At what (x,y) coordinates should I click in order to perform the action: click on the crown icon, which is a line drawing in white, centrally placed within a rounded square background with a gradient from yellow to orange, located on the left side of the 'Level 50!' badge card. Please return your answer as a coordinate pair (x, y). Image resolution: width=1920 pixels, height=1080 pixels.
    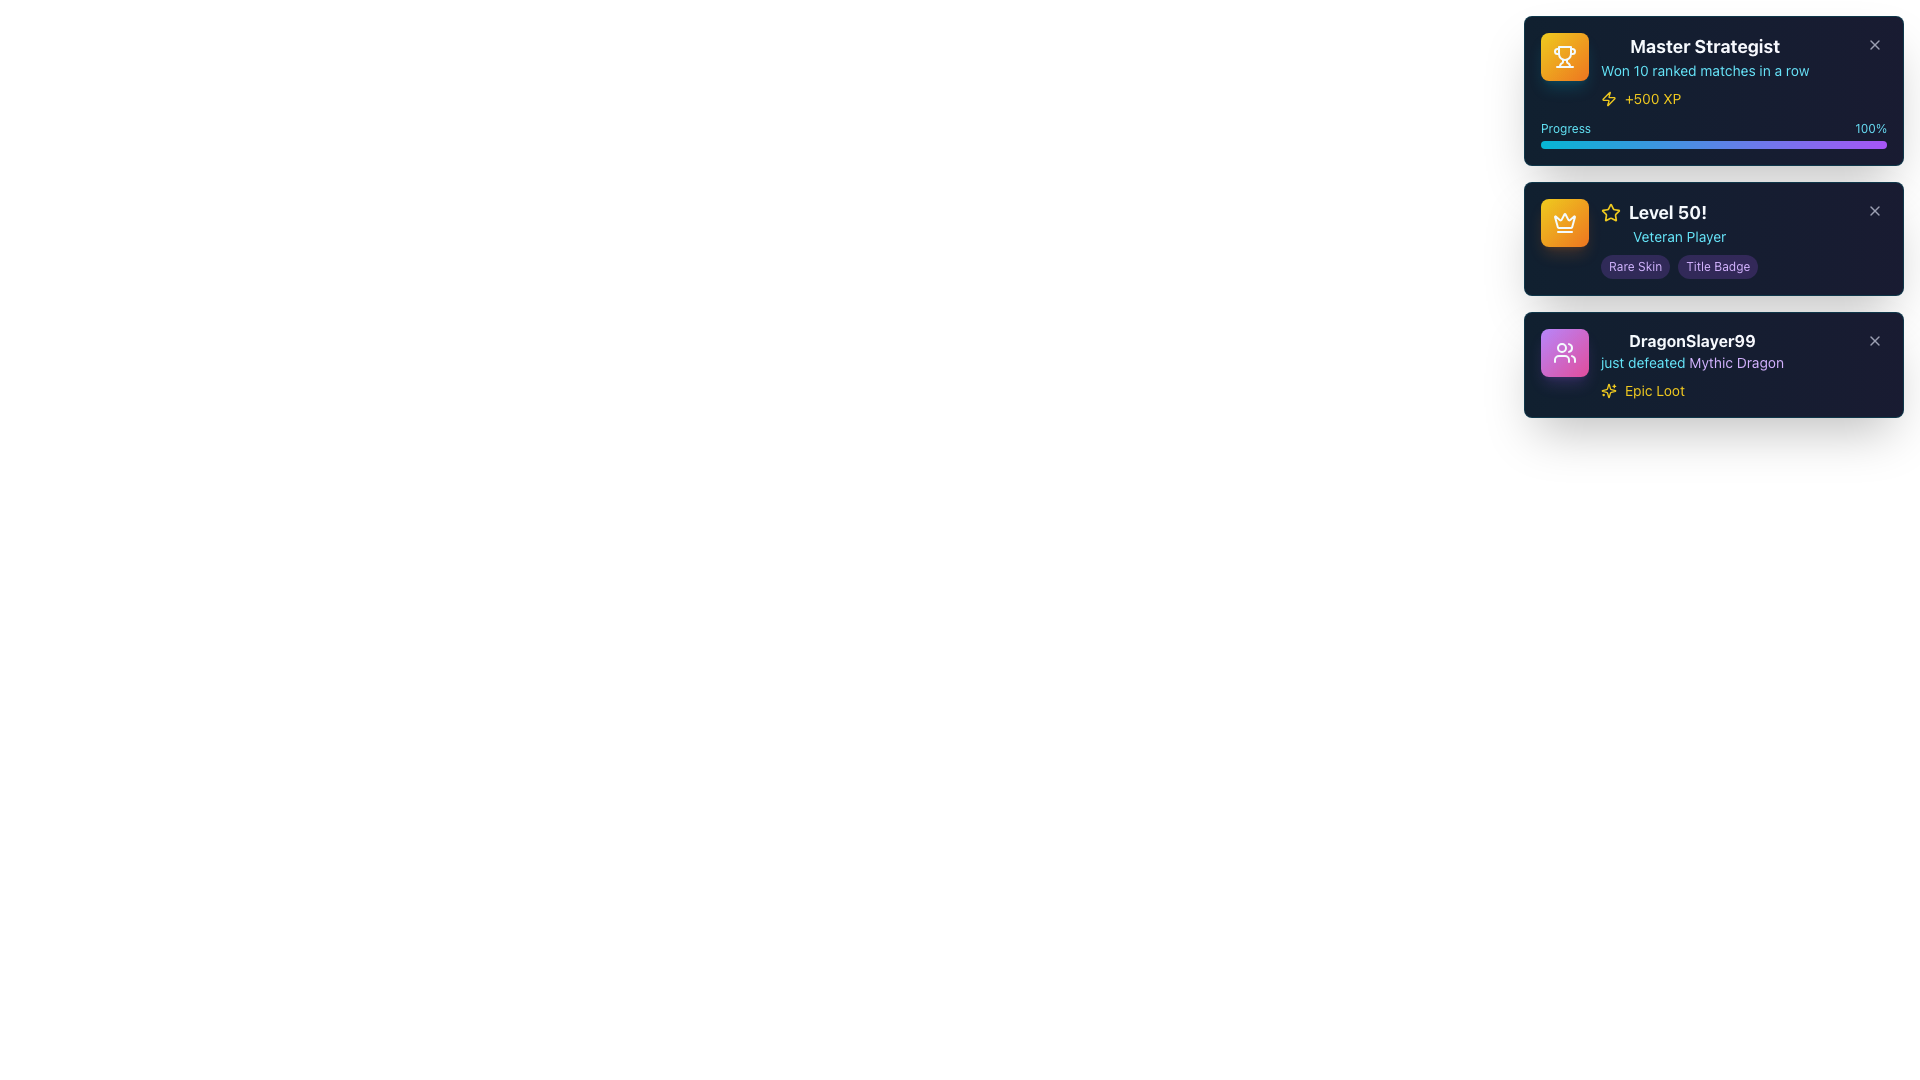
    Looking at the image, I should click on (1563, 223).